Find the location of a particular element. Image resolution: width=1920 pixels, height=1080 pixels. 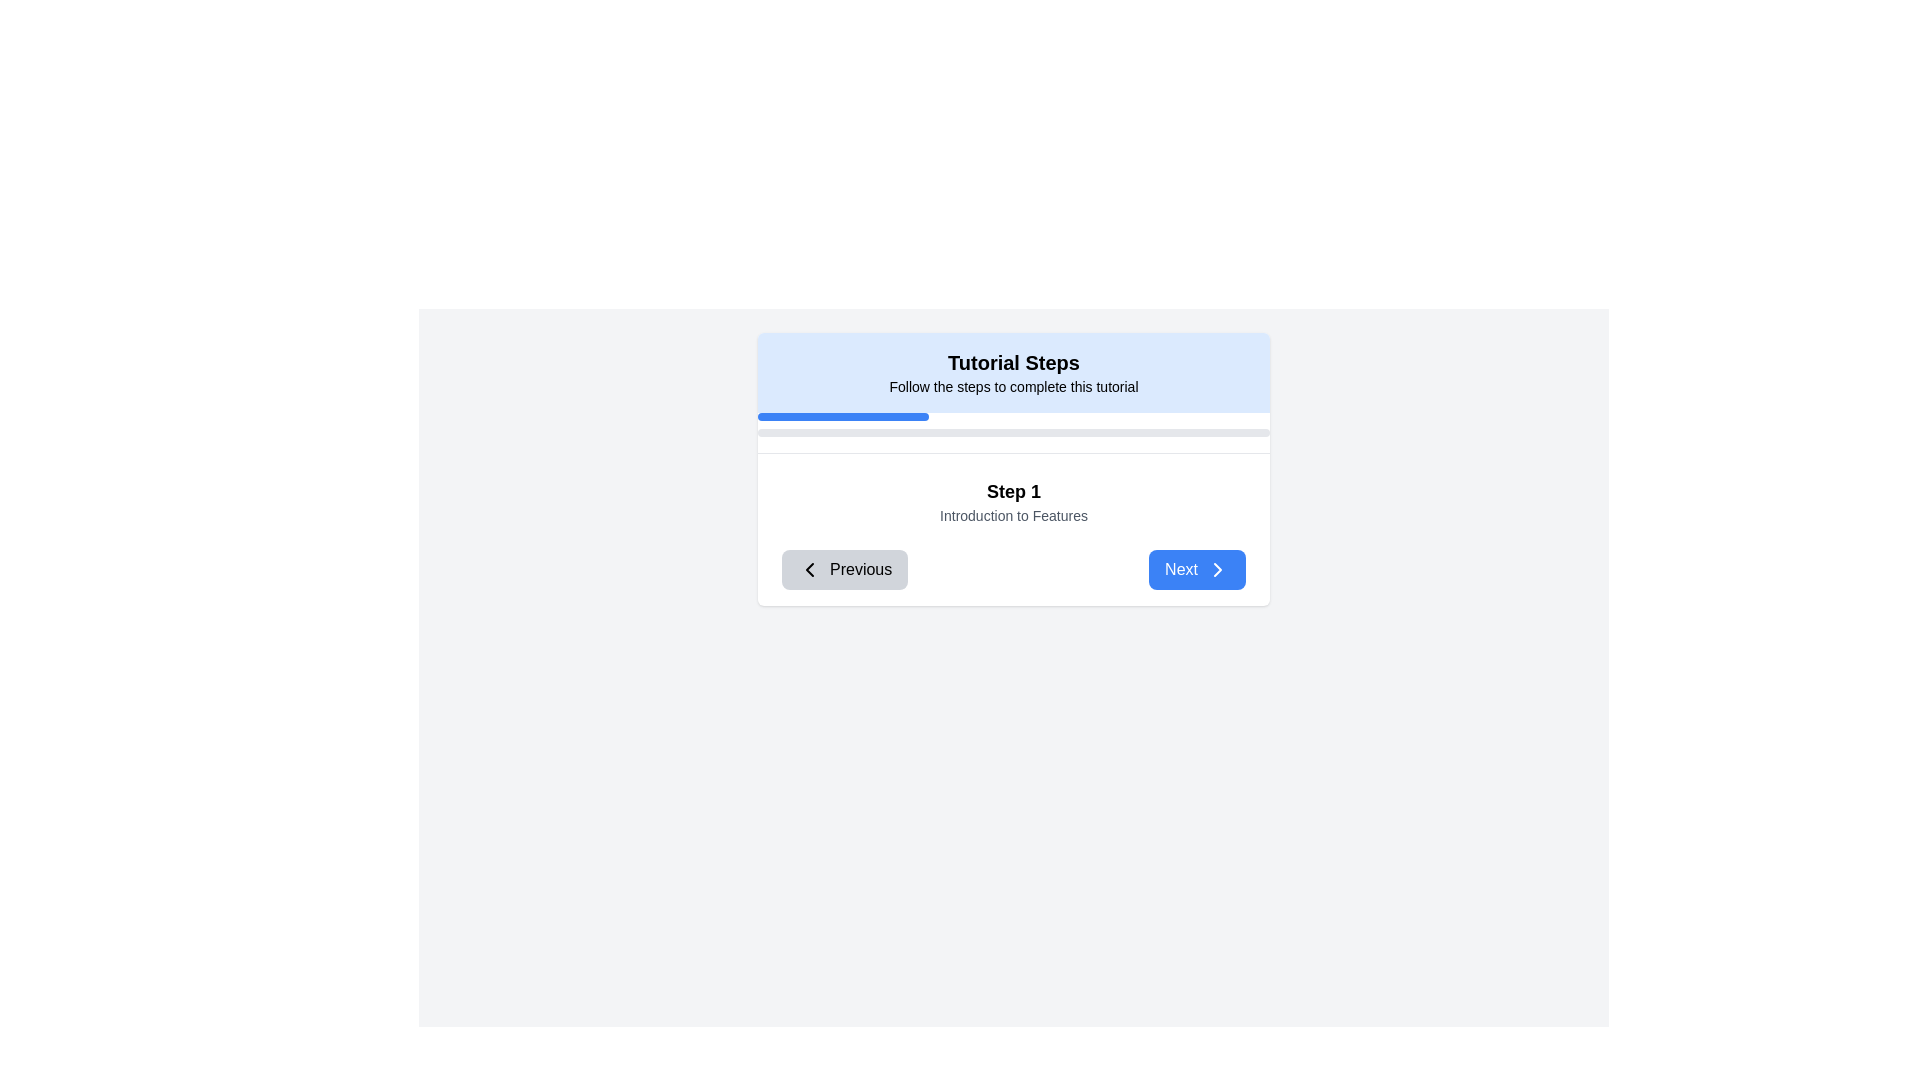

the 'Next' button, which has a blue background, white text, rounded corners, and includes a right-pointing chevron icon, to trigger a potential tooltip or style change is located at coordinates (1197, 570).